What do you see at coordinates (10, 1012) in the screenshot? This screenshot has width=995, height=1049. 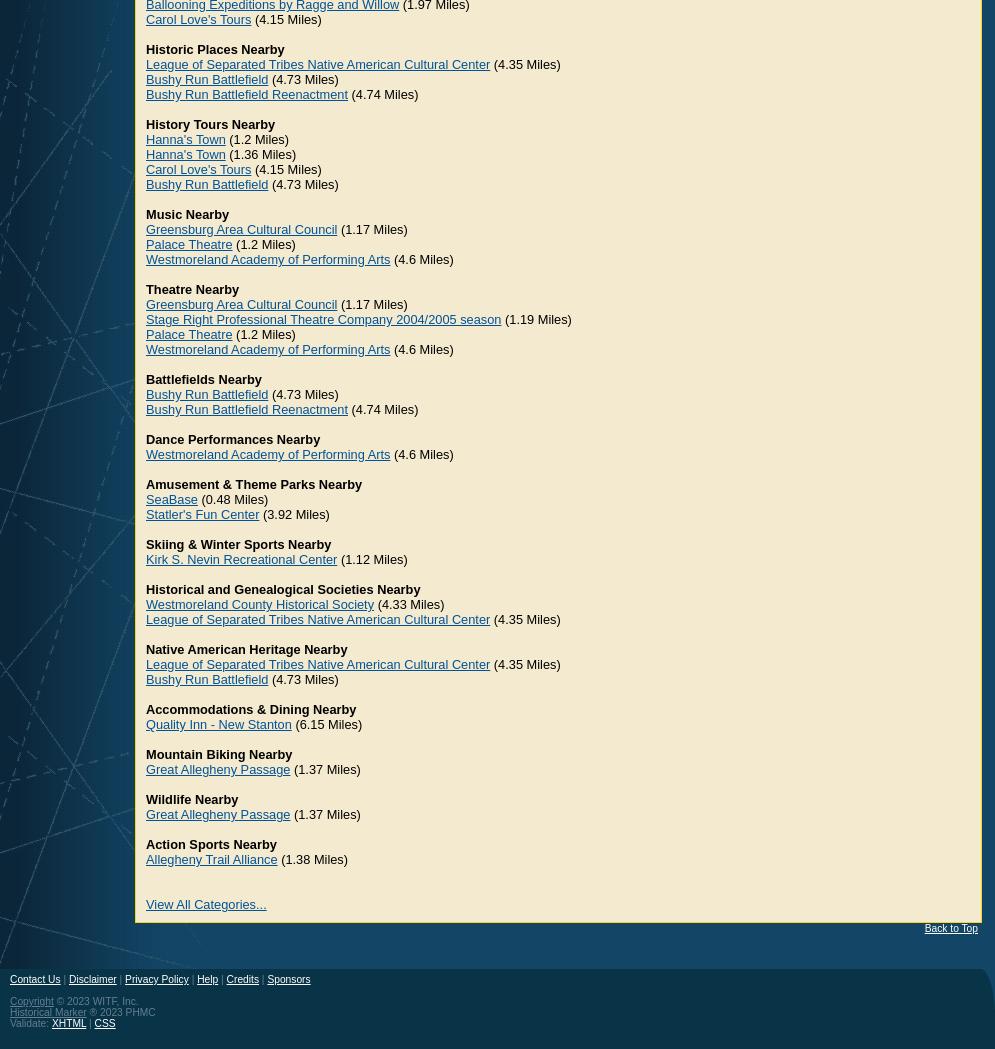 I see `'Historical Marker'` at bounding box center [10, 1012].